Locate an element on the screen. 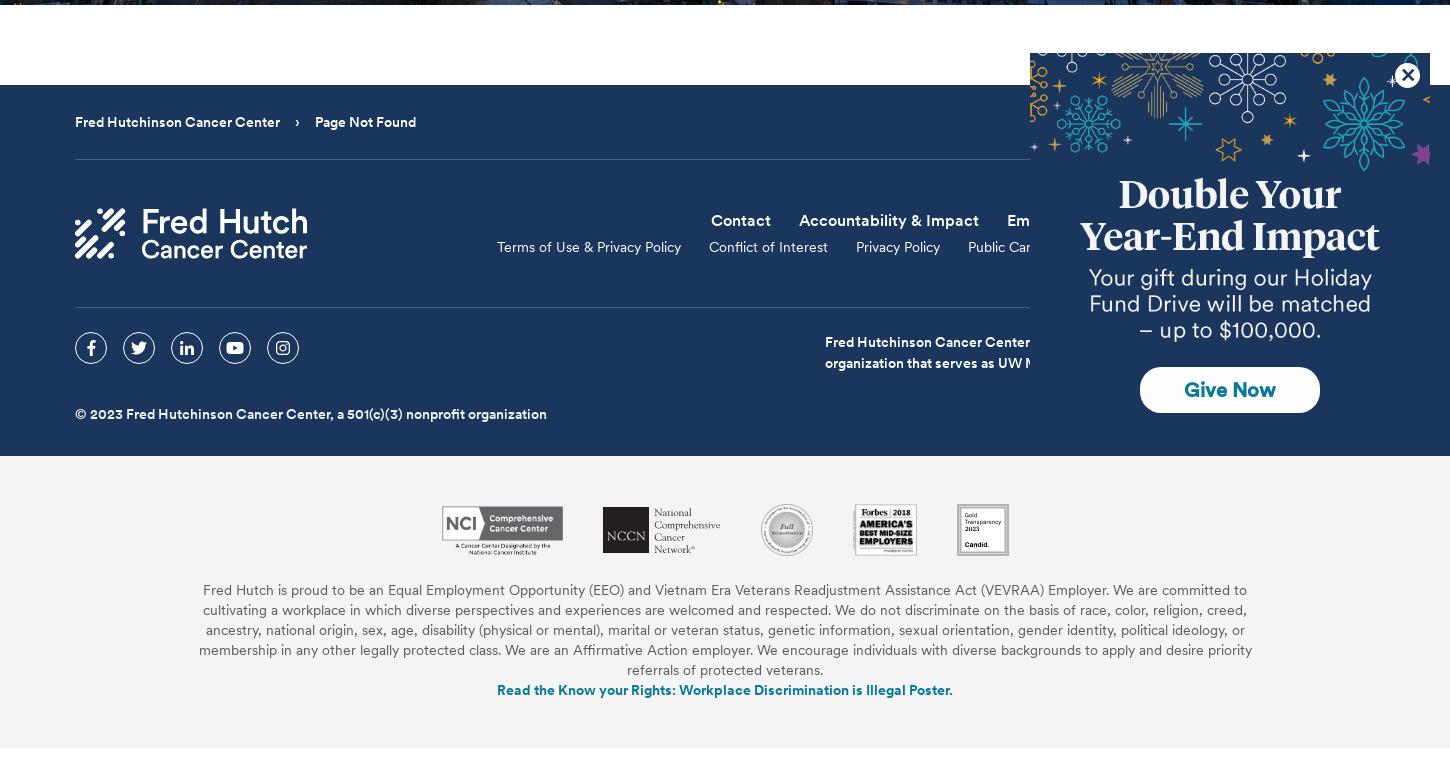  'Contact' is located at coordinates (740, 219).